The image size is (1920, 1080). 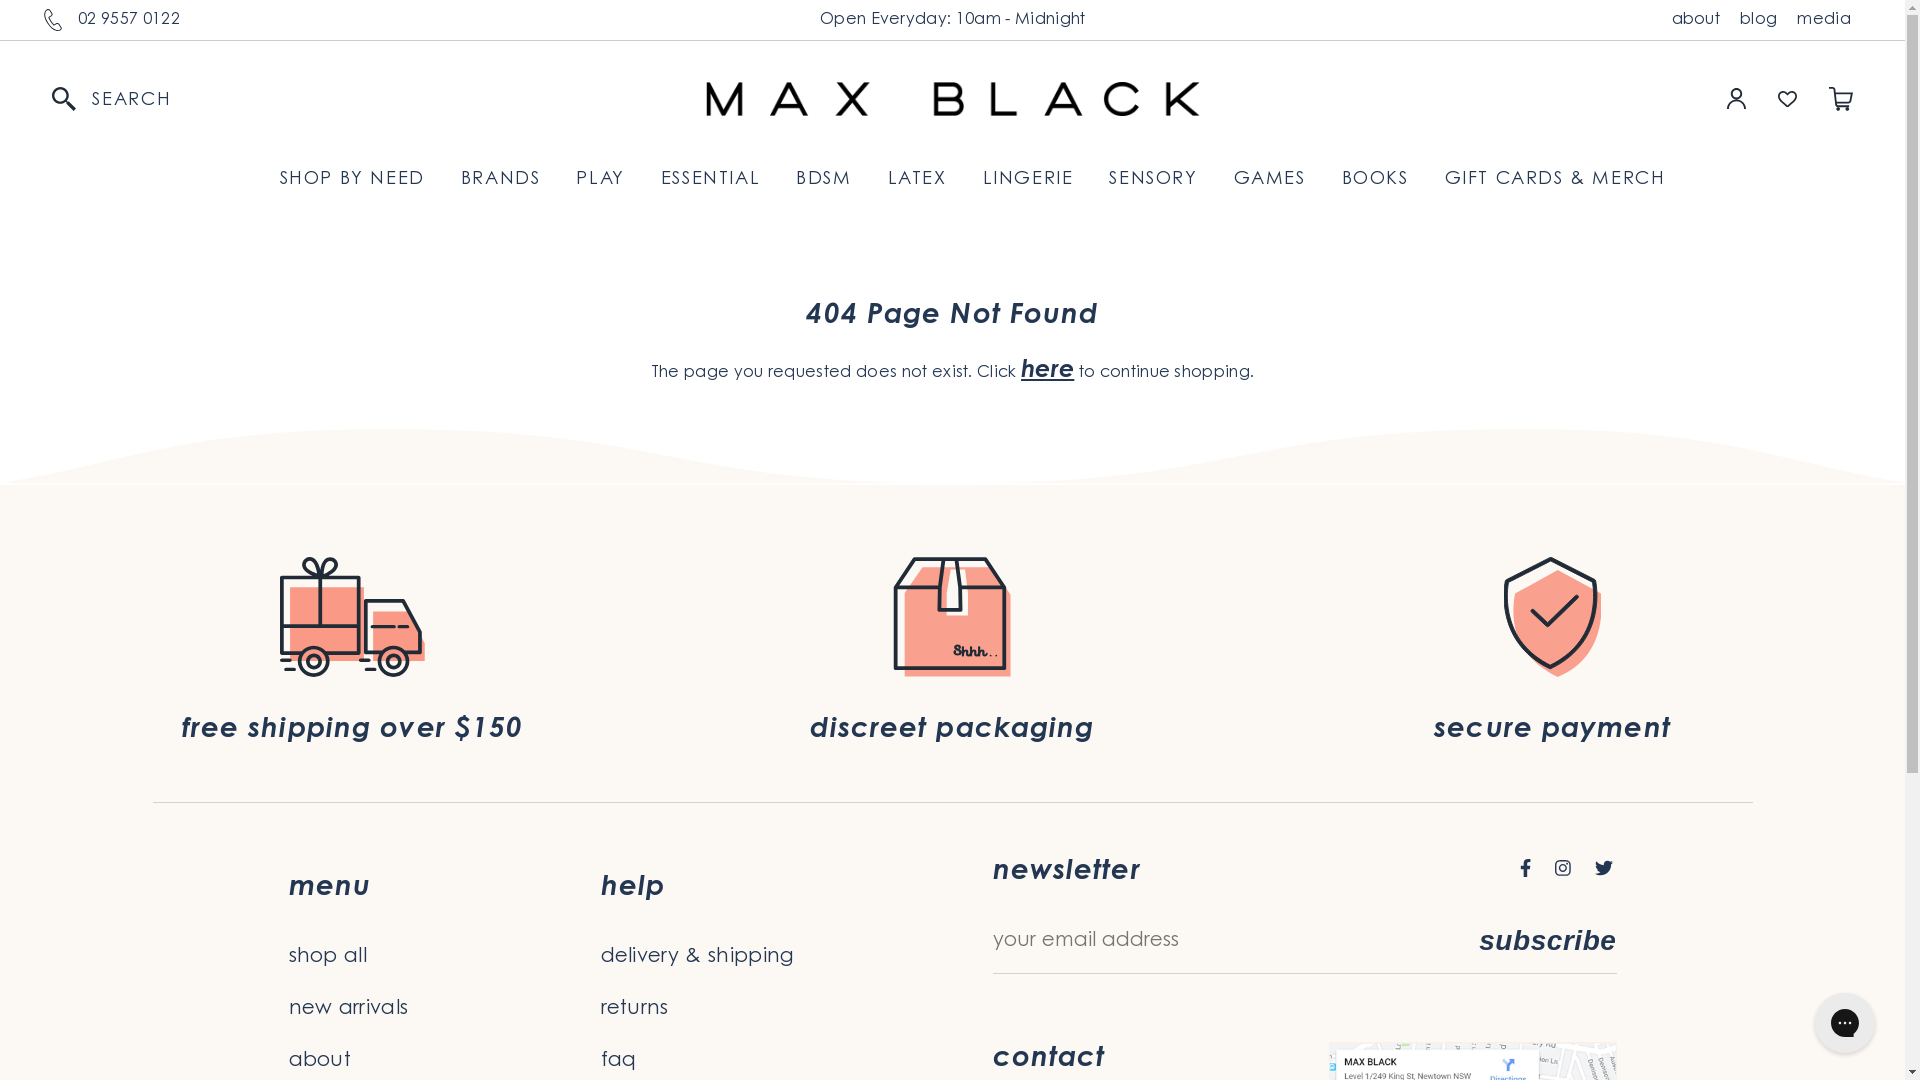 I want to click on 'LINGERIE', so click(x=983, y=180).